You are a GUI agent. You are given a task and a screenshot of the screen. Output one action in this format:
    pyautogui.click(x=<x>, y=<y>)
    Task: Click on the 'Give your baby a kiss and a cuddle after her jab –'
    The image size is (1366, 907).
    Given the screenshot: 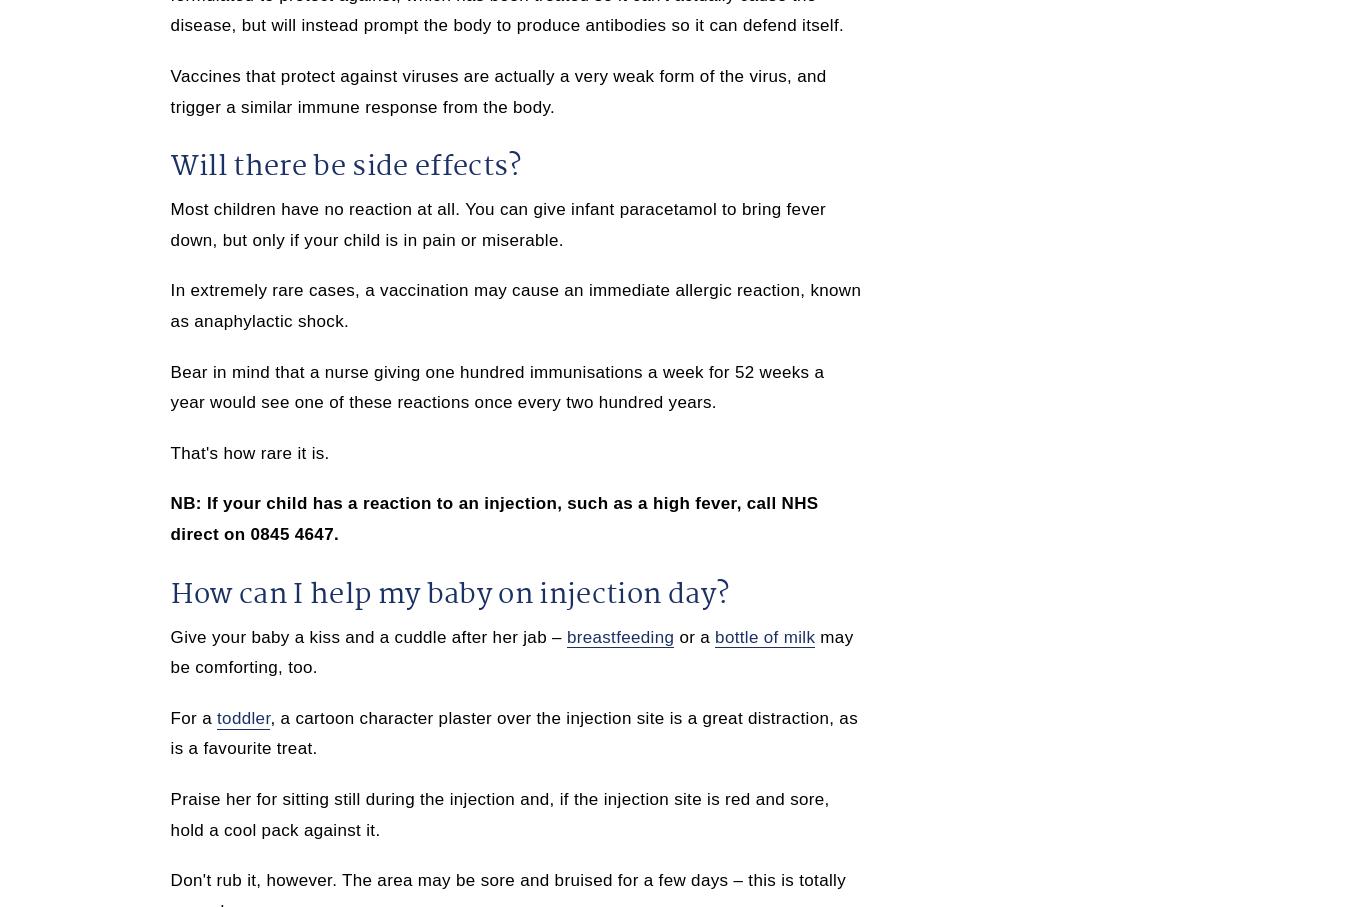 What is the action you would take?
    pyautogui.click(x=367, y=636)
    